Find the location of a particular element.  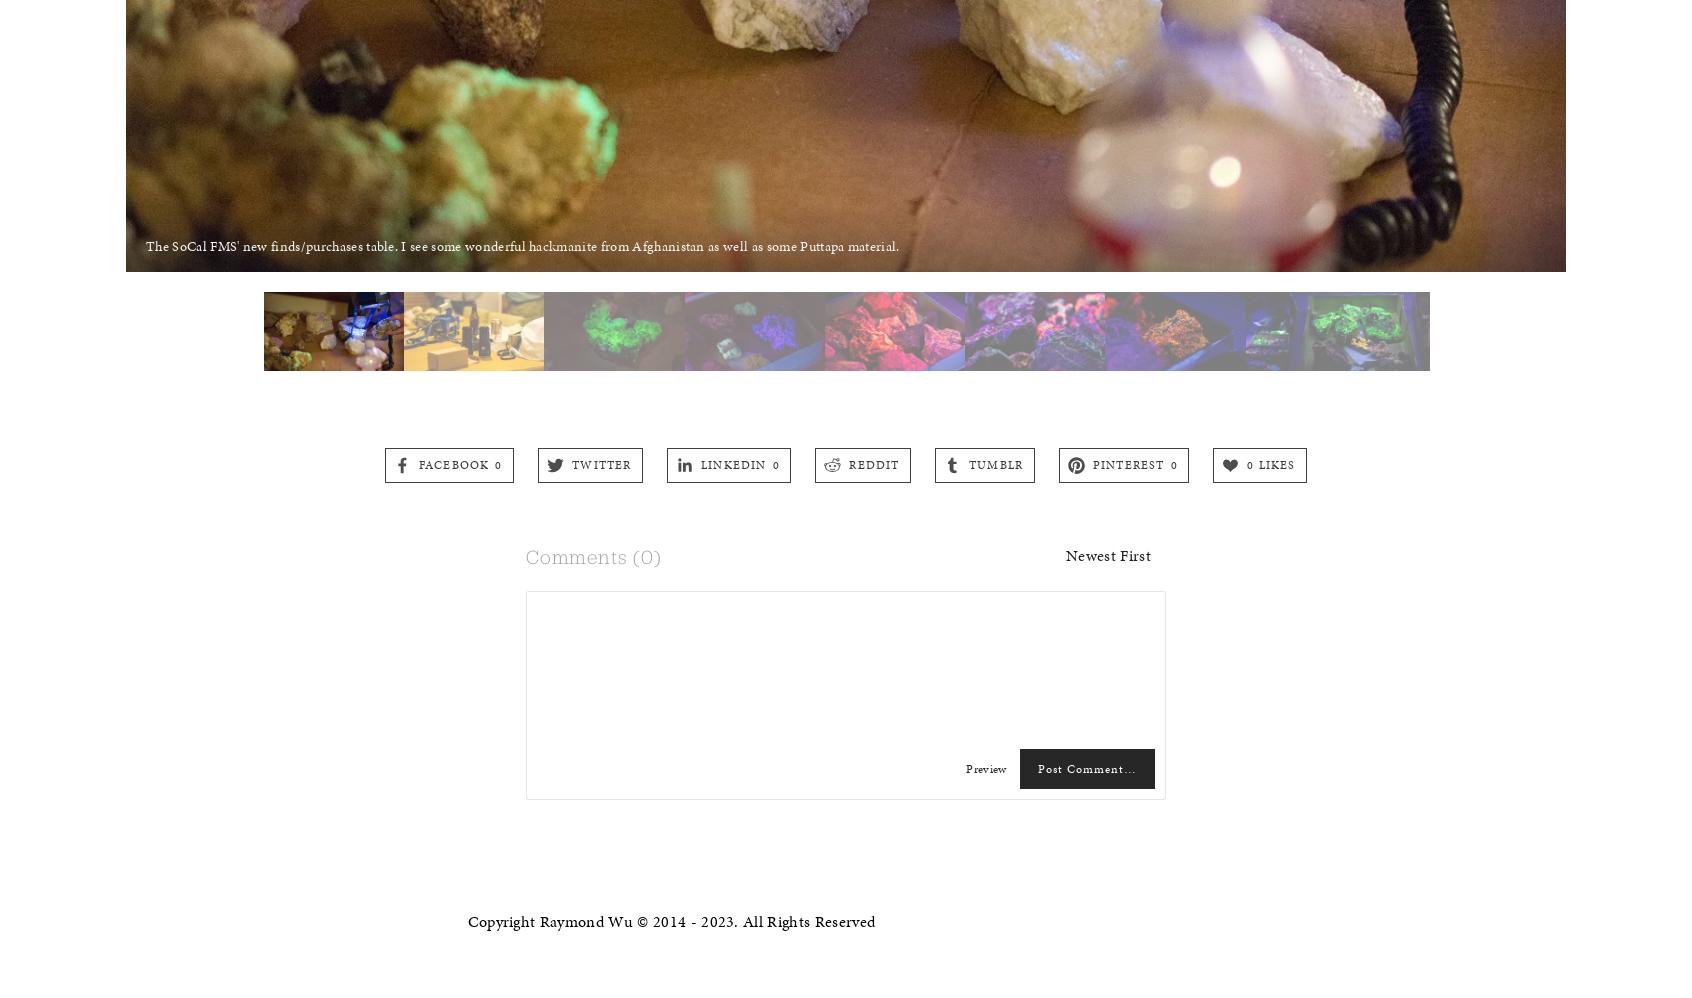

'2023. All Rights Reserved' is located at coordinates (787, 921).